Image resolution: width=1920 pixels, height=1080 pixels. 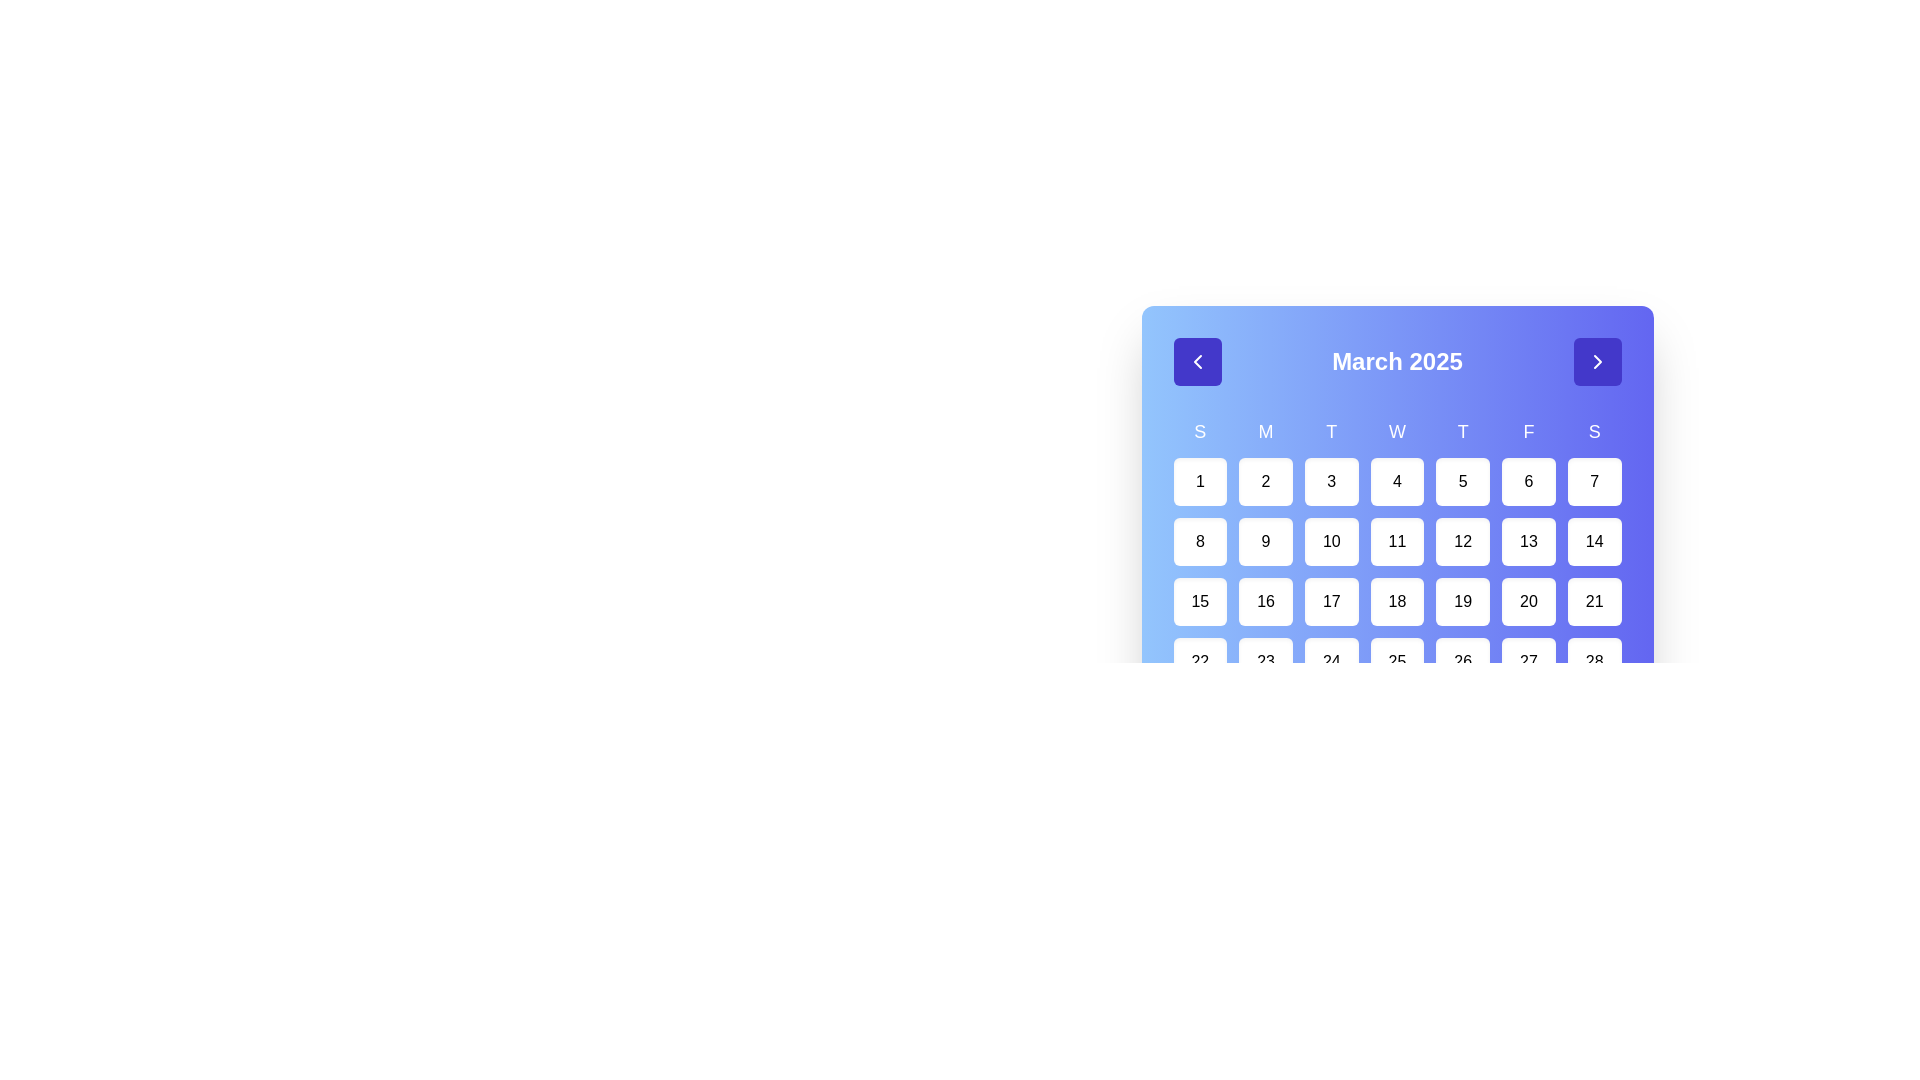 I want to click on the right-facing chevron arrow icon in white, which is enclosed within a circular boundary, located at the far right of the header bar, so click(x=1596, y=362).